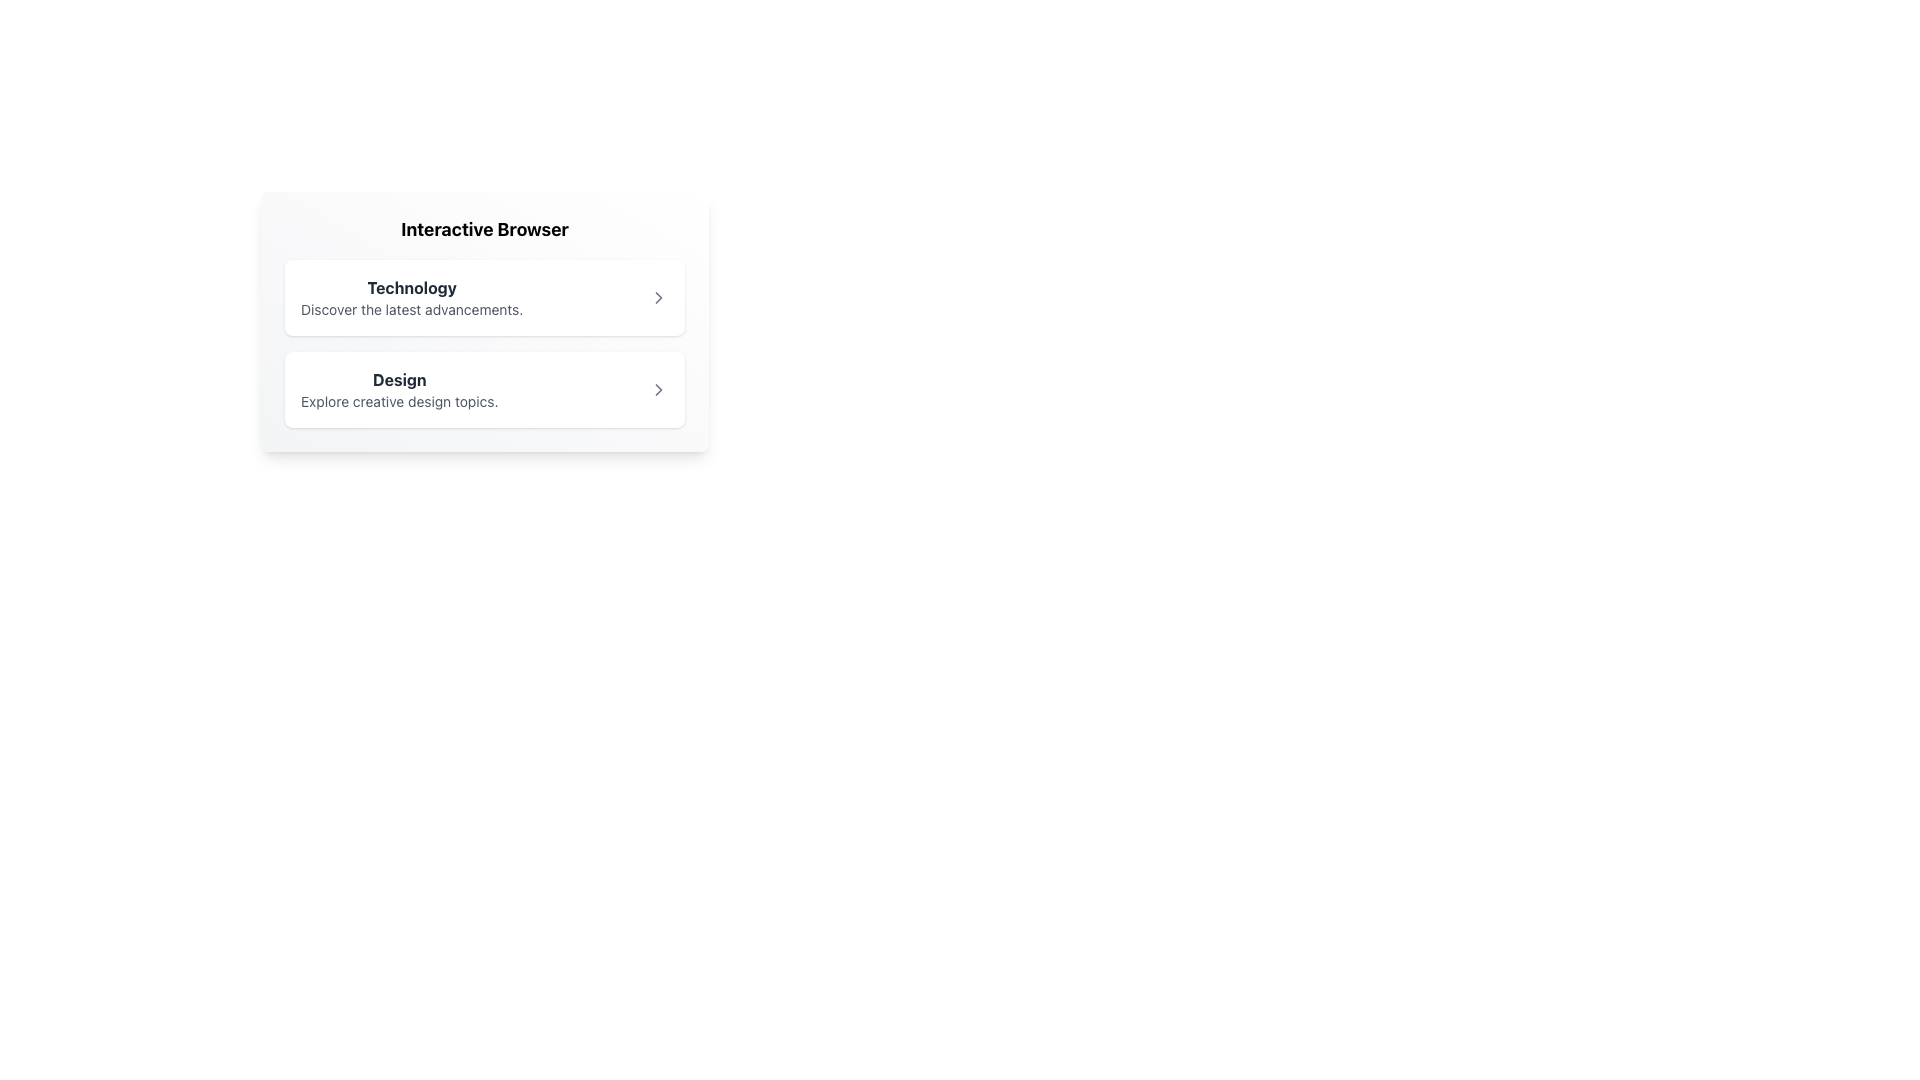 Image resolution: width=1920 pixels, height=1080 pixels. What do you see at coordinates (484, 342) in the screenshot?
I see `the 'Technology' section of the interactive items styled as cards or buttons` at bounding box center [484, 342].